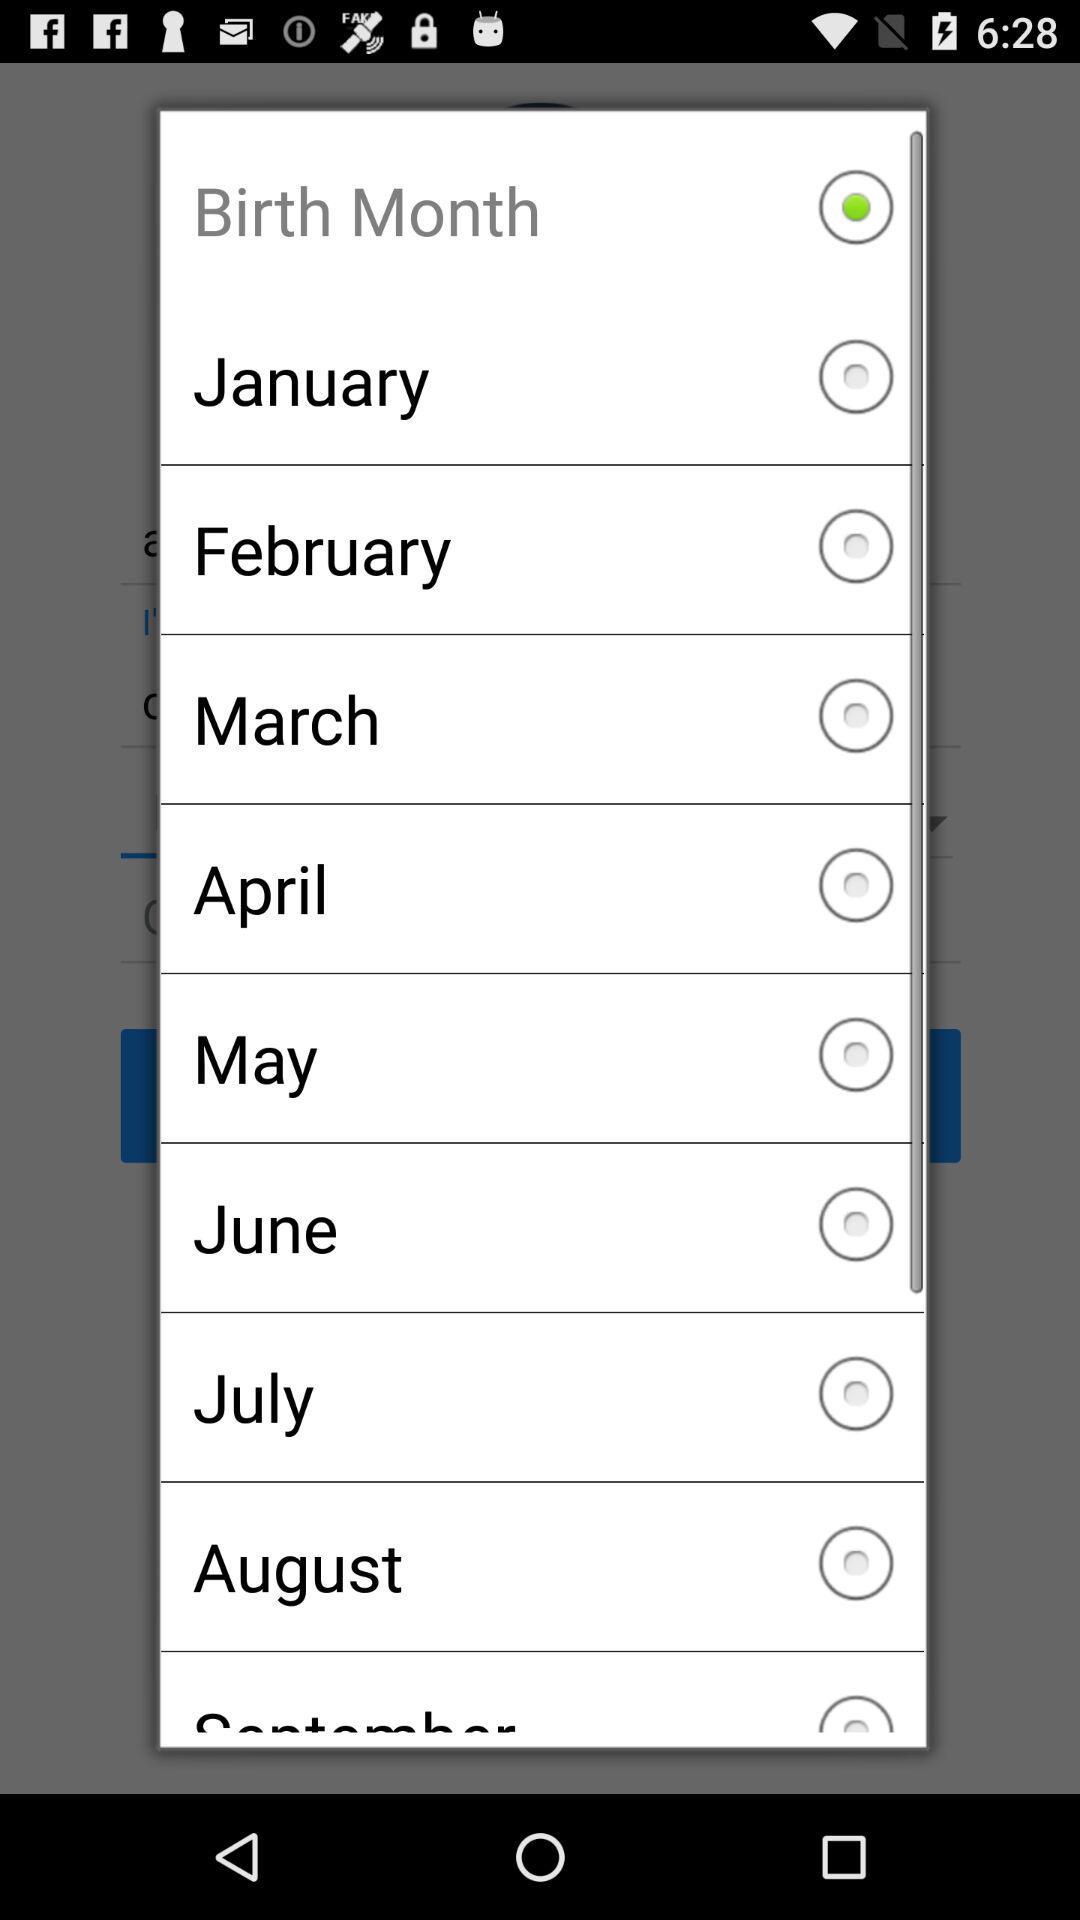 The width and height of the screenshot is (1080, 1920). I want to click on the item above the may checkbox, so click(542, 887).